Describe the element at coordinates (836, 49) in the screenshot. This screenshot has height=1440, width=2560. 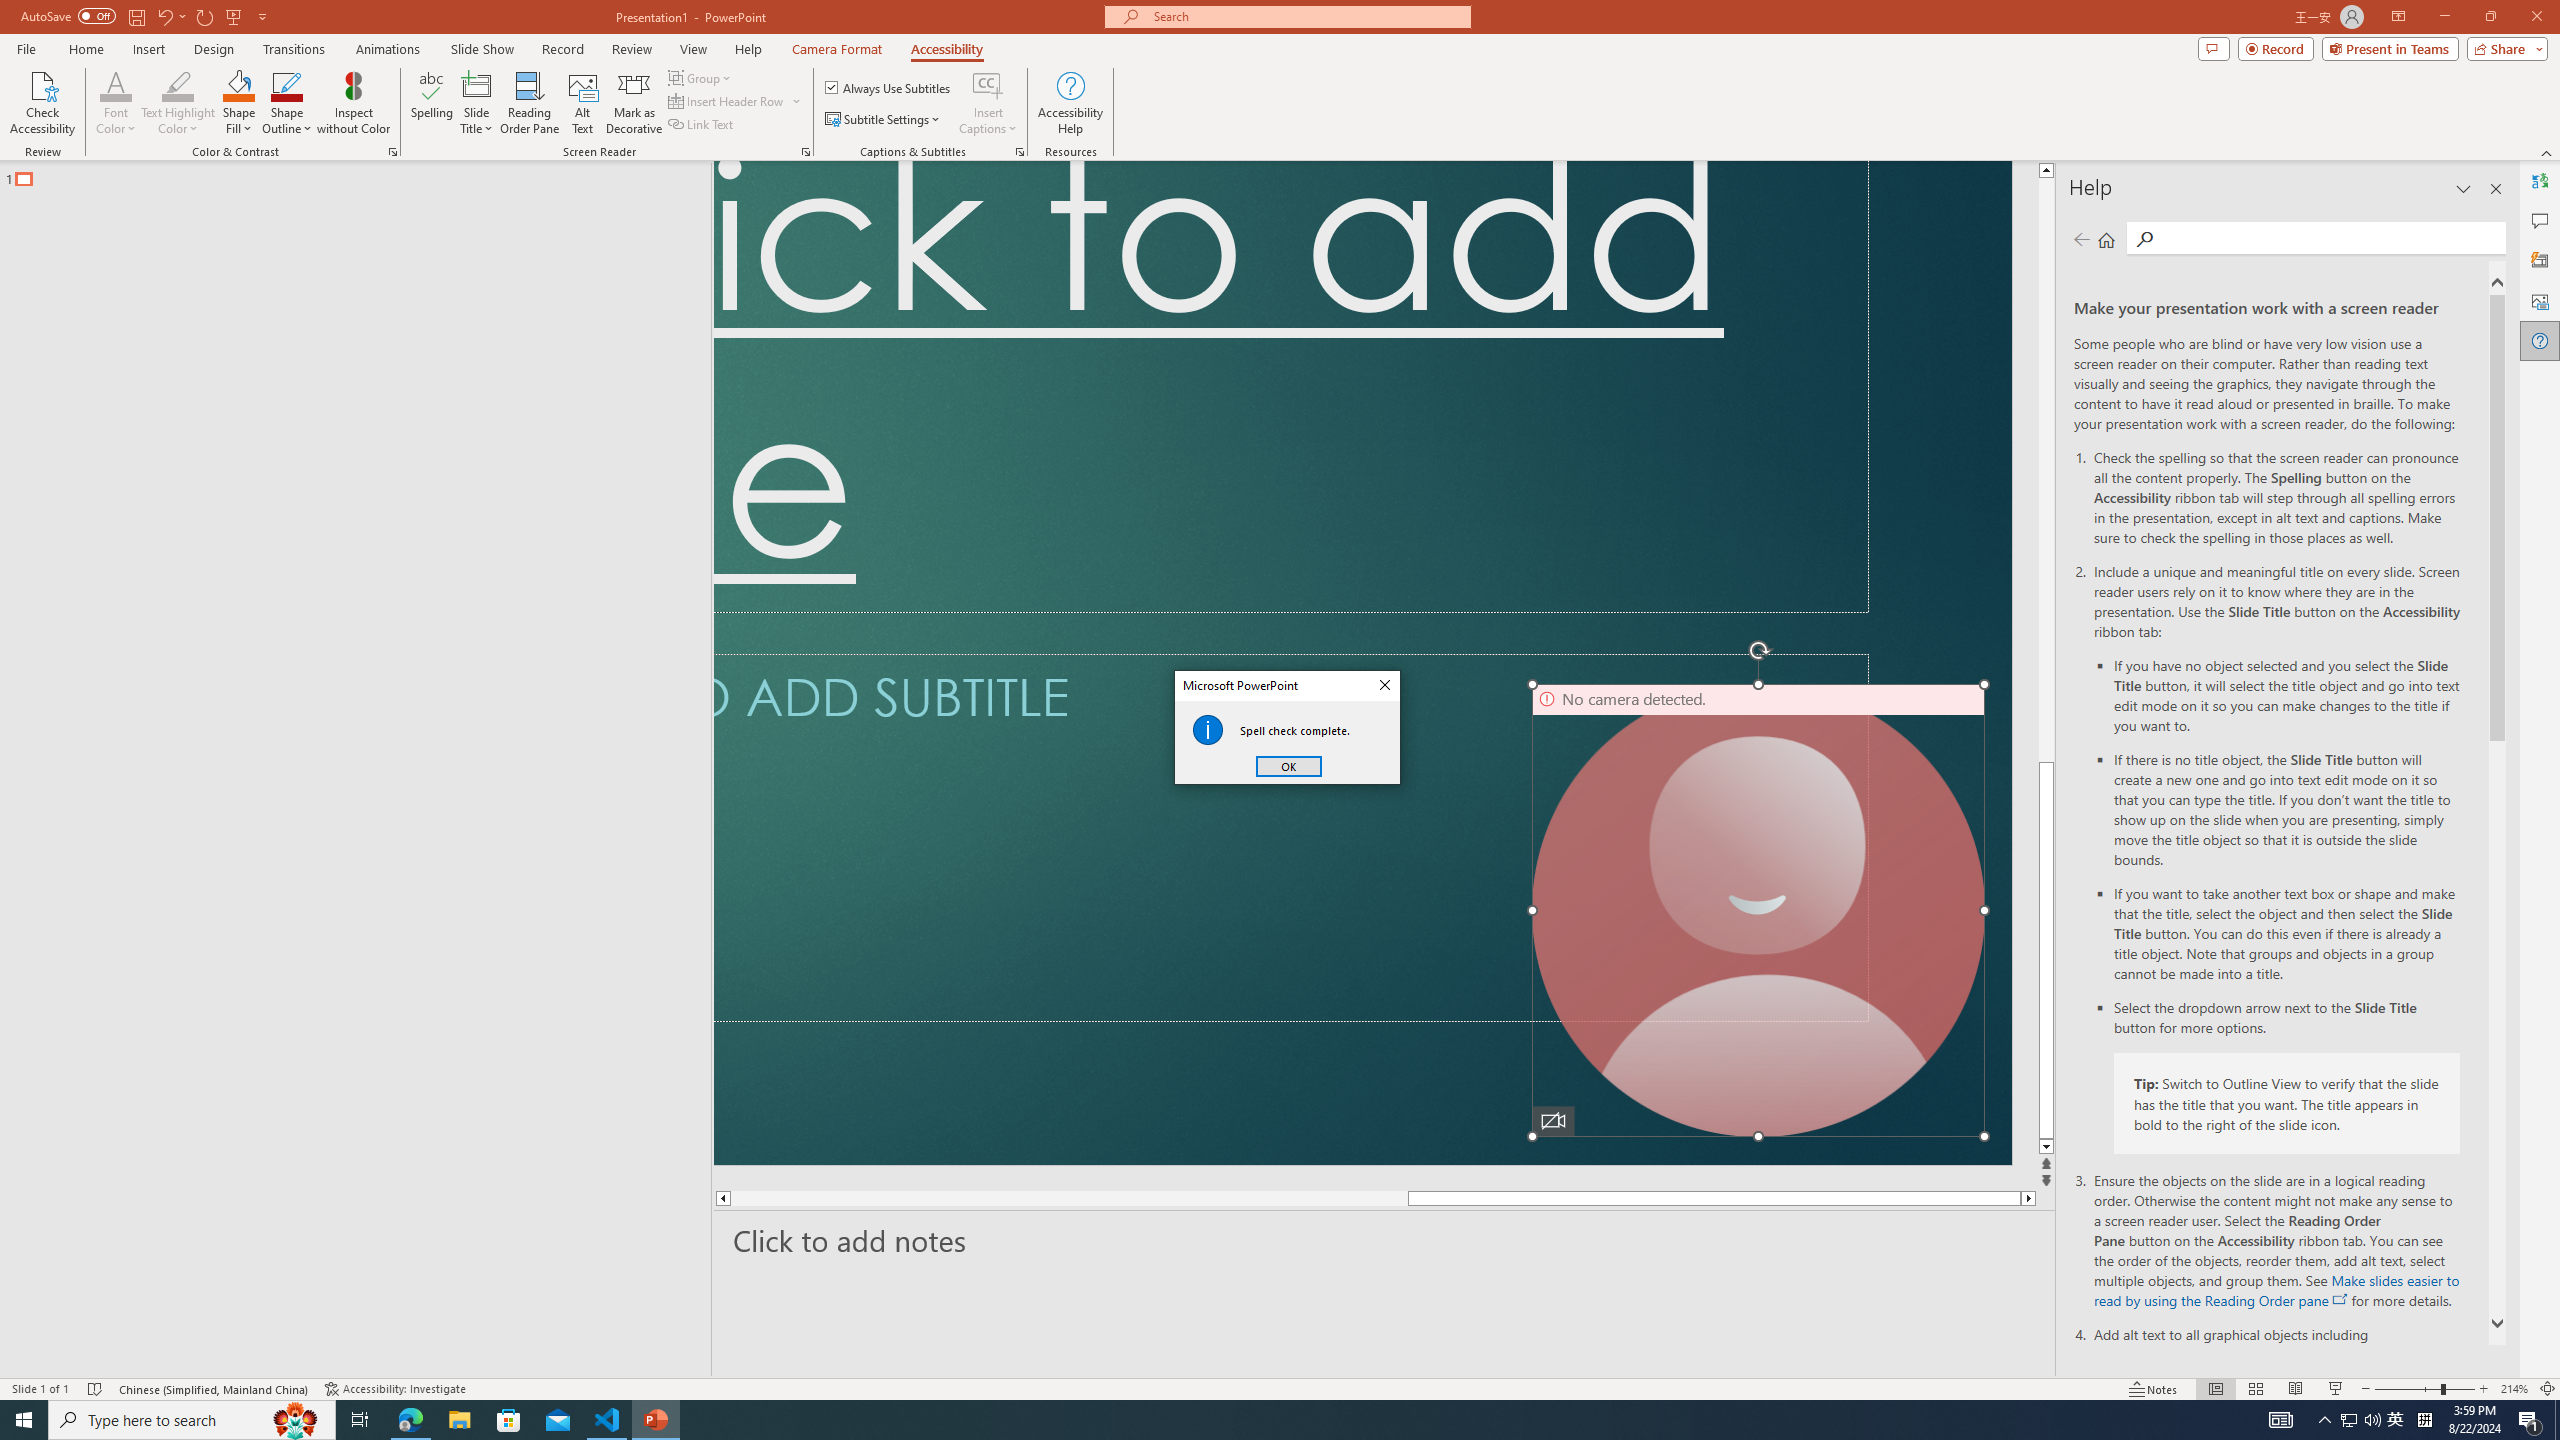
I see `'Camera Format'` at that location.